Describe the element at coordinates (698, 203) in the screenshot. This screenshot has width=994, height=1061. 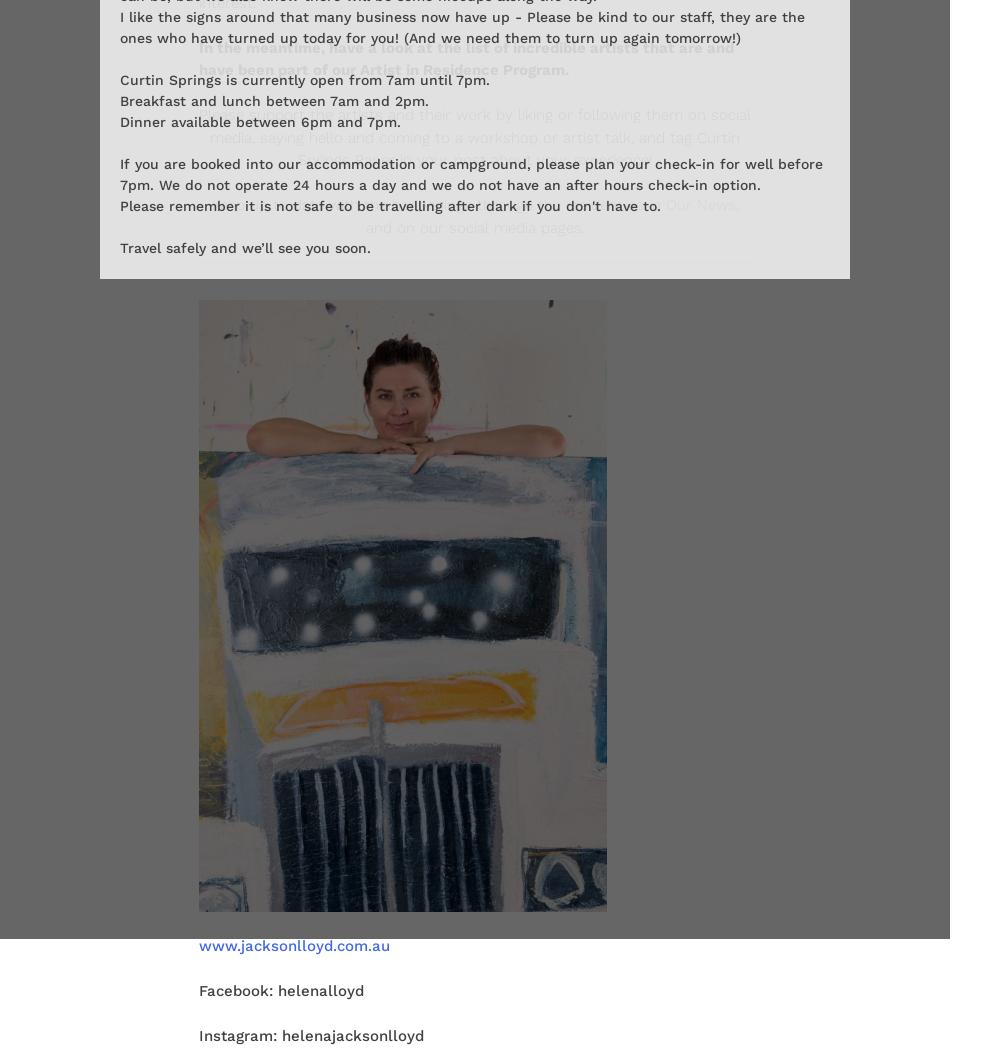
I see `'Our News'` at that location.